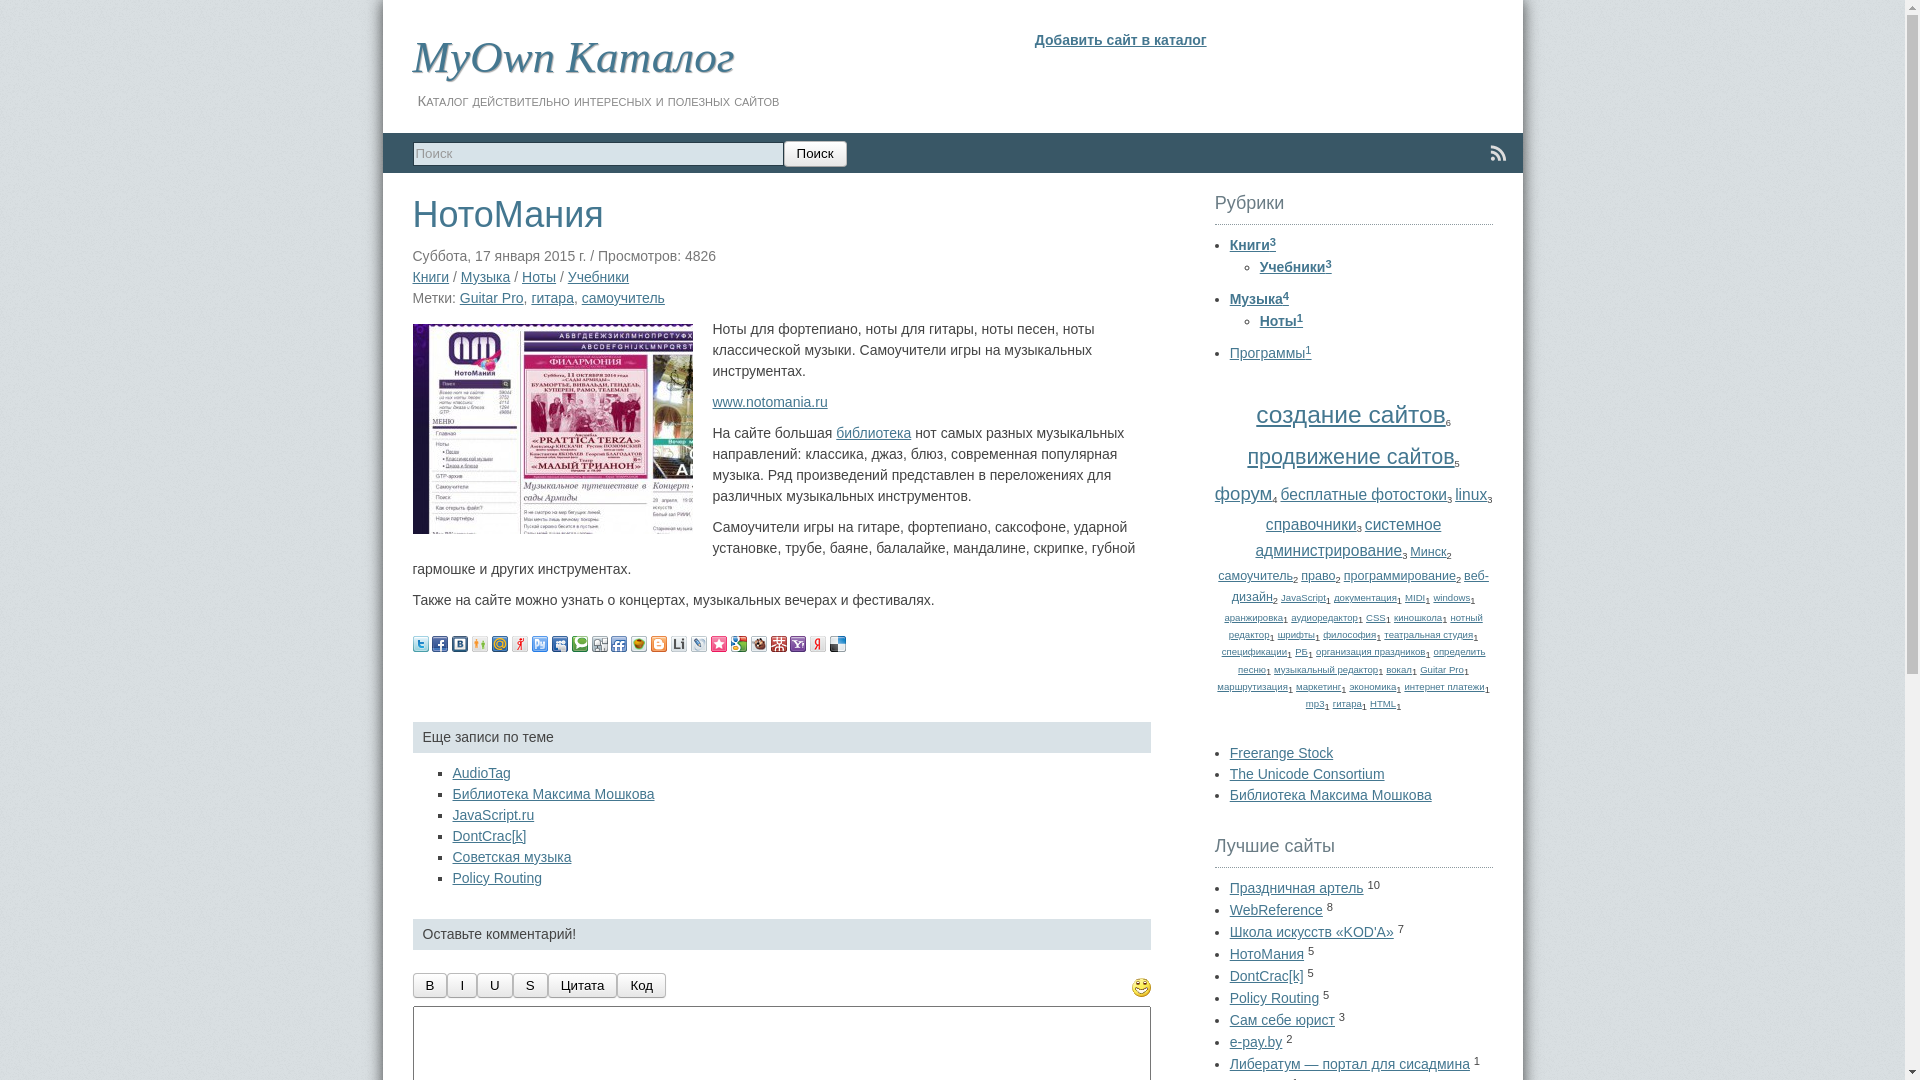  What do you see at coordinates (1315, 702) in the screenshot?
I see `'mp3'` at bounding box center [1315, 702].